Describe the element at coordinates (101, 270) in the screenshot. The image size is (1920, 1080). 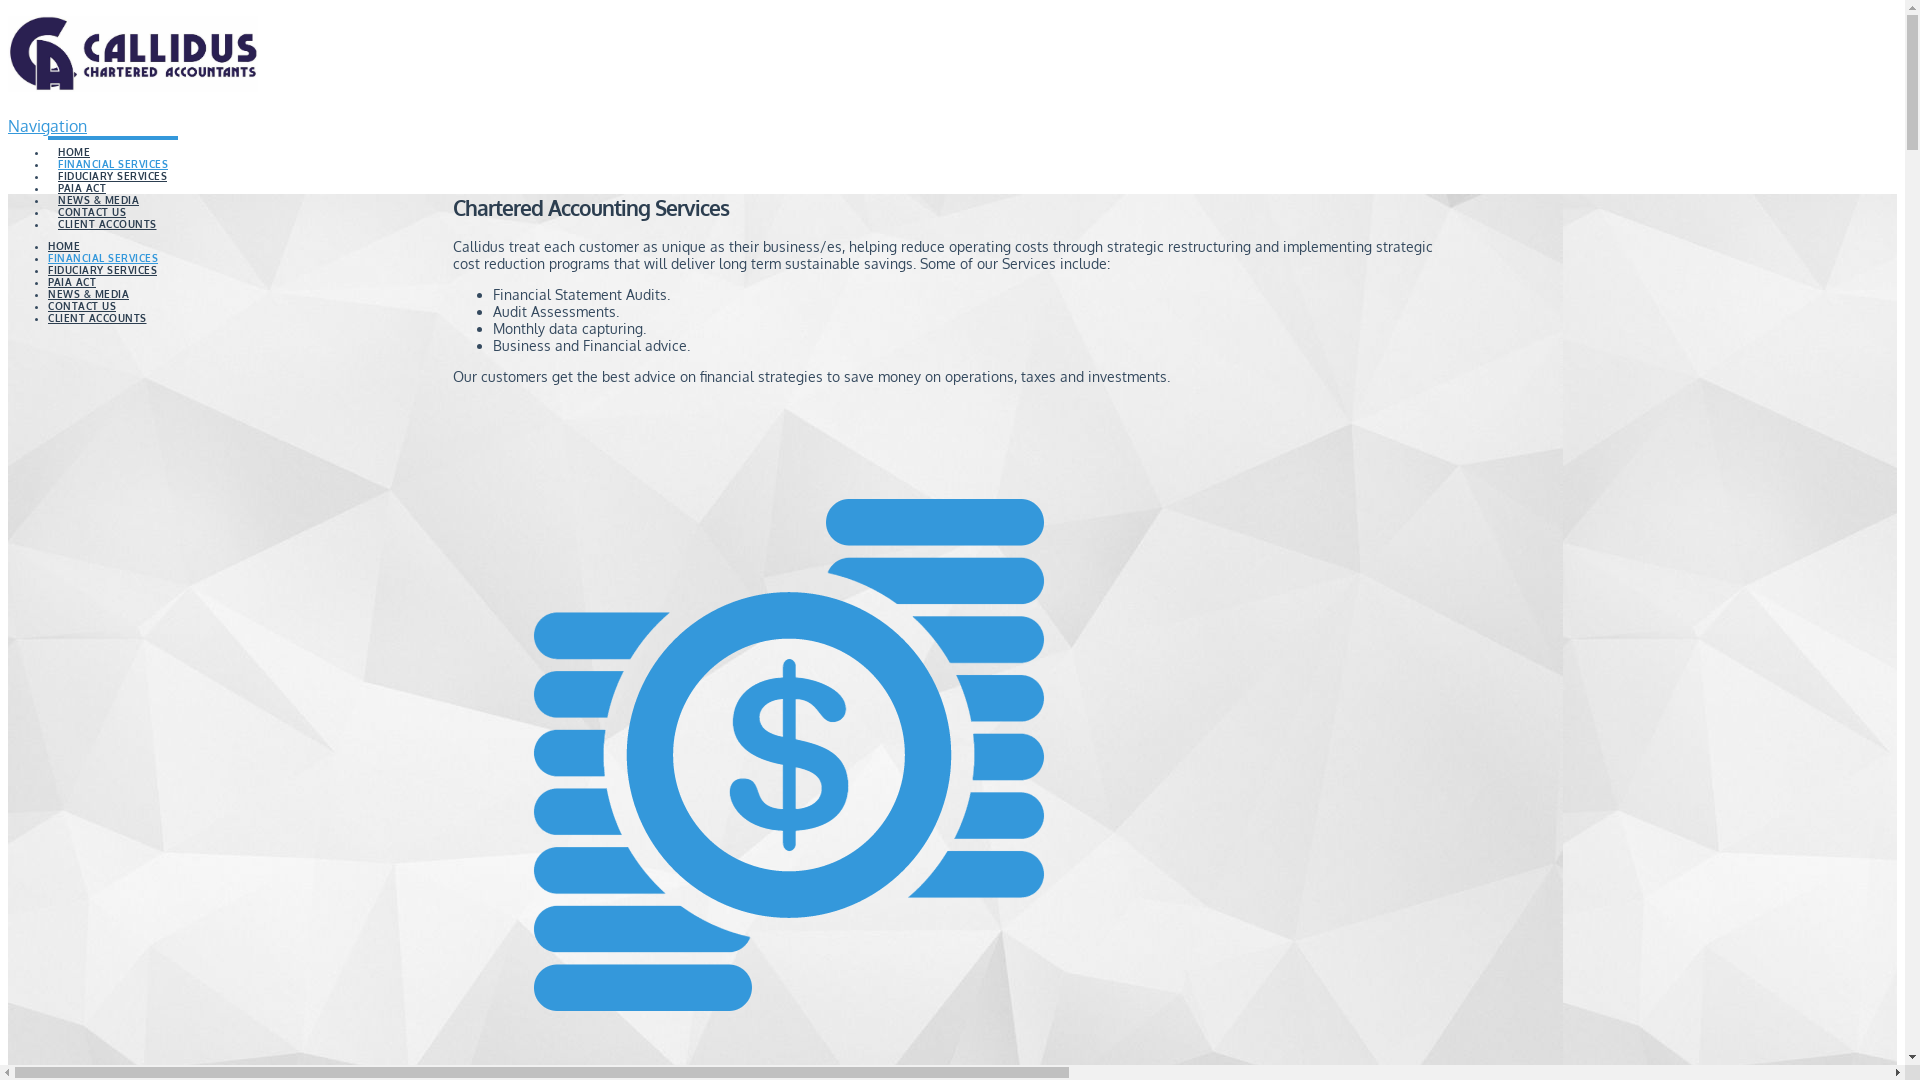
I see `'FIDUCIARY SERVICES'` at that location.